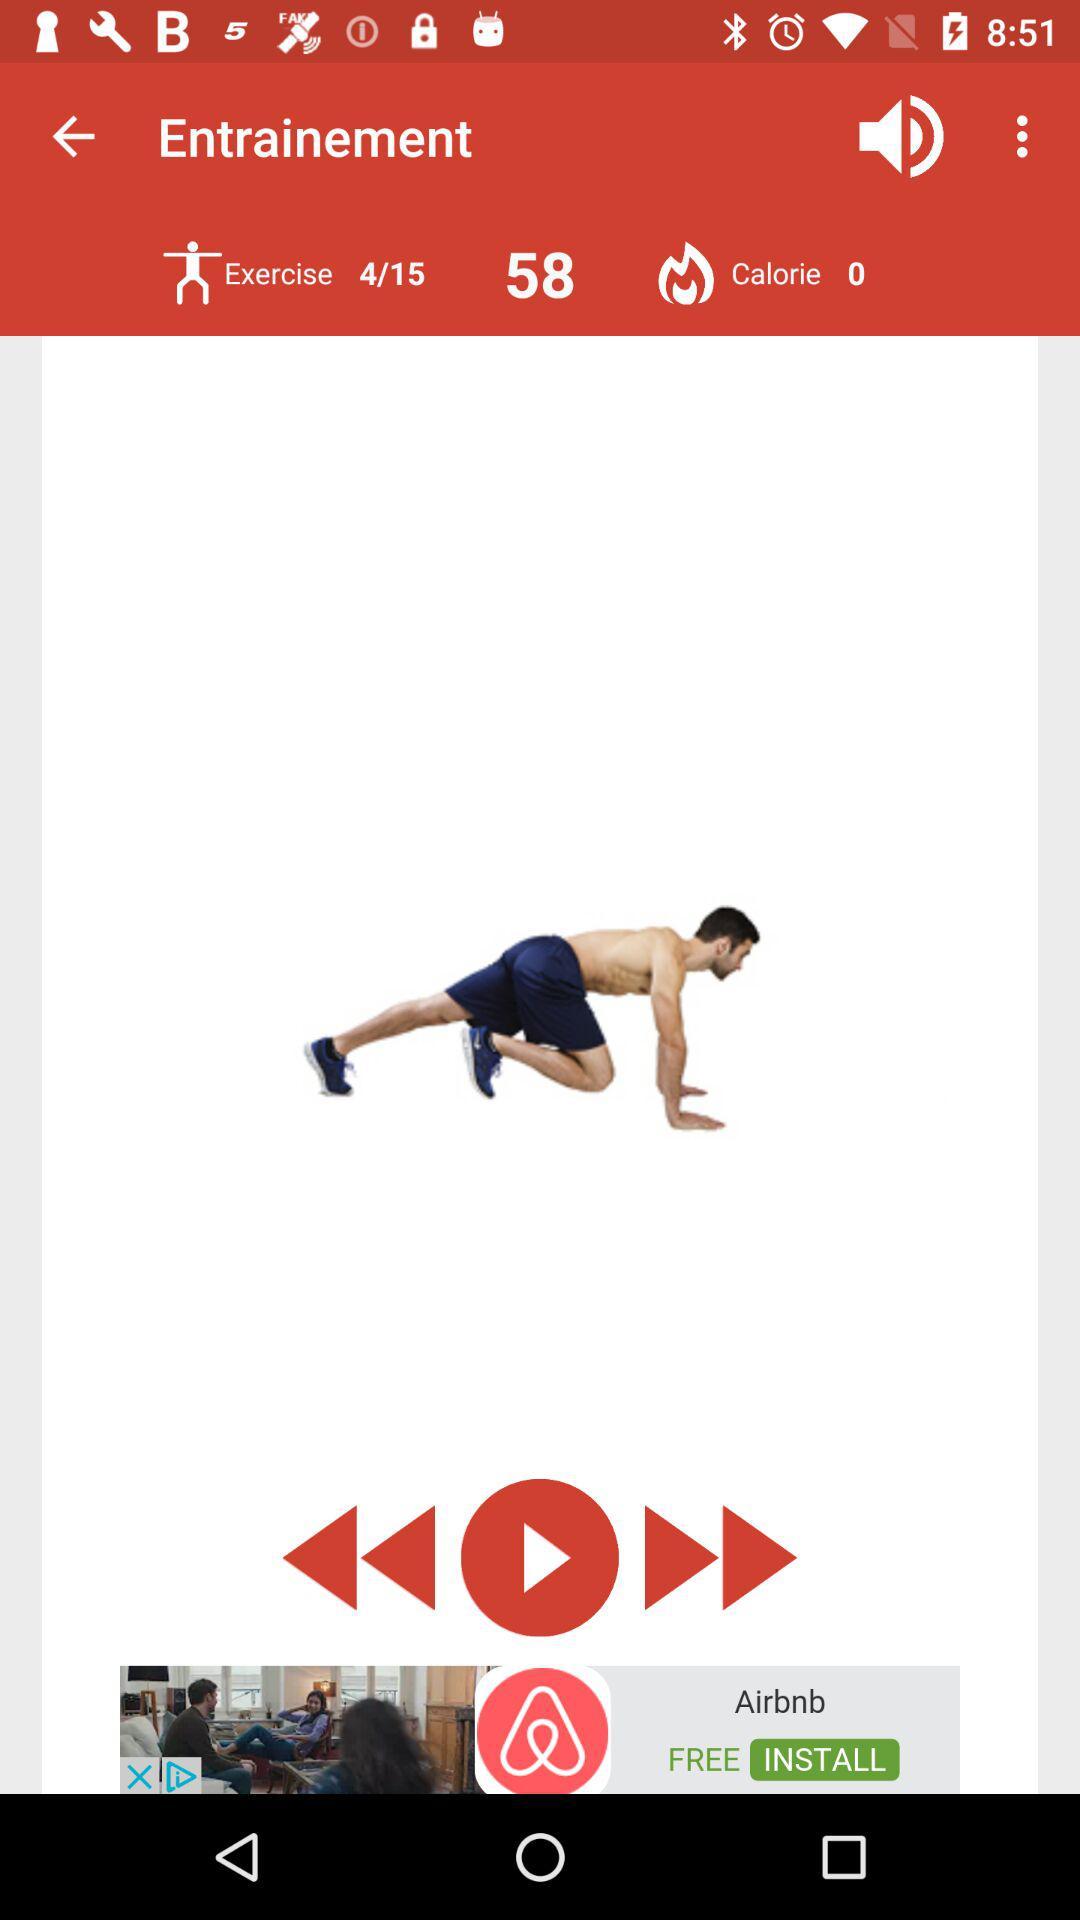  I want to click on the av_rewind icon, so click(357, 1556).